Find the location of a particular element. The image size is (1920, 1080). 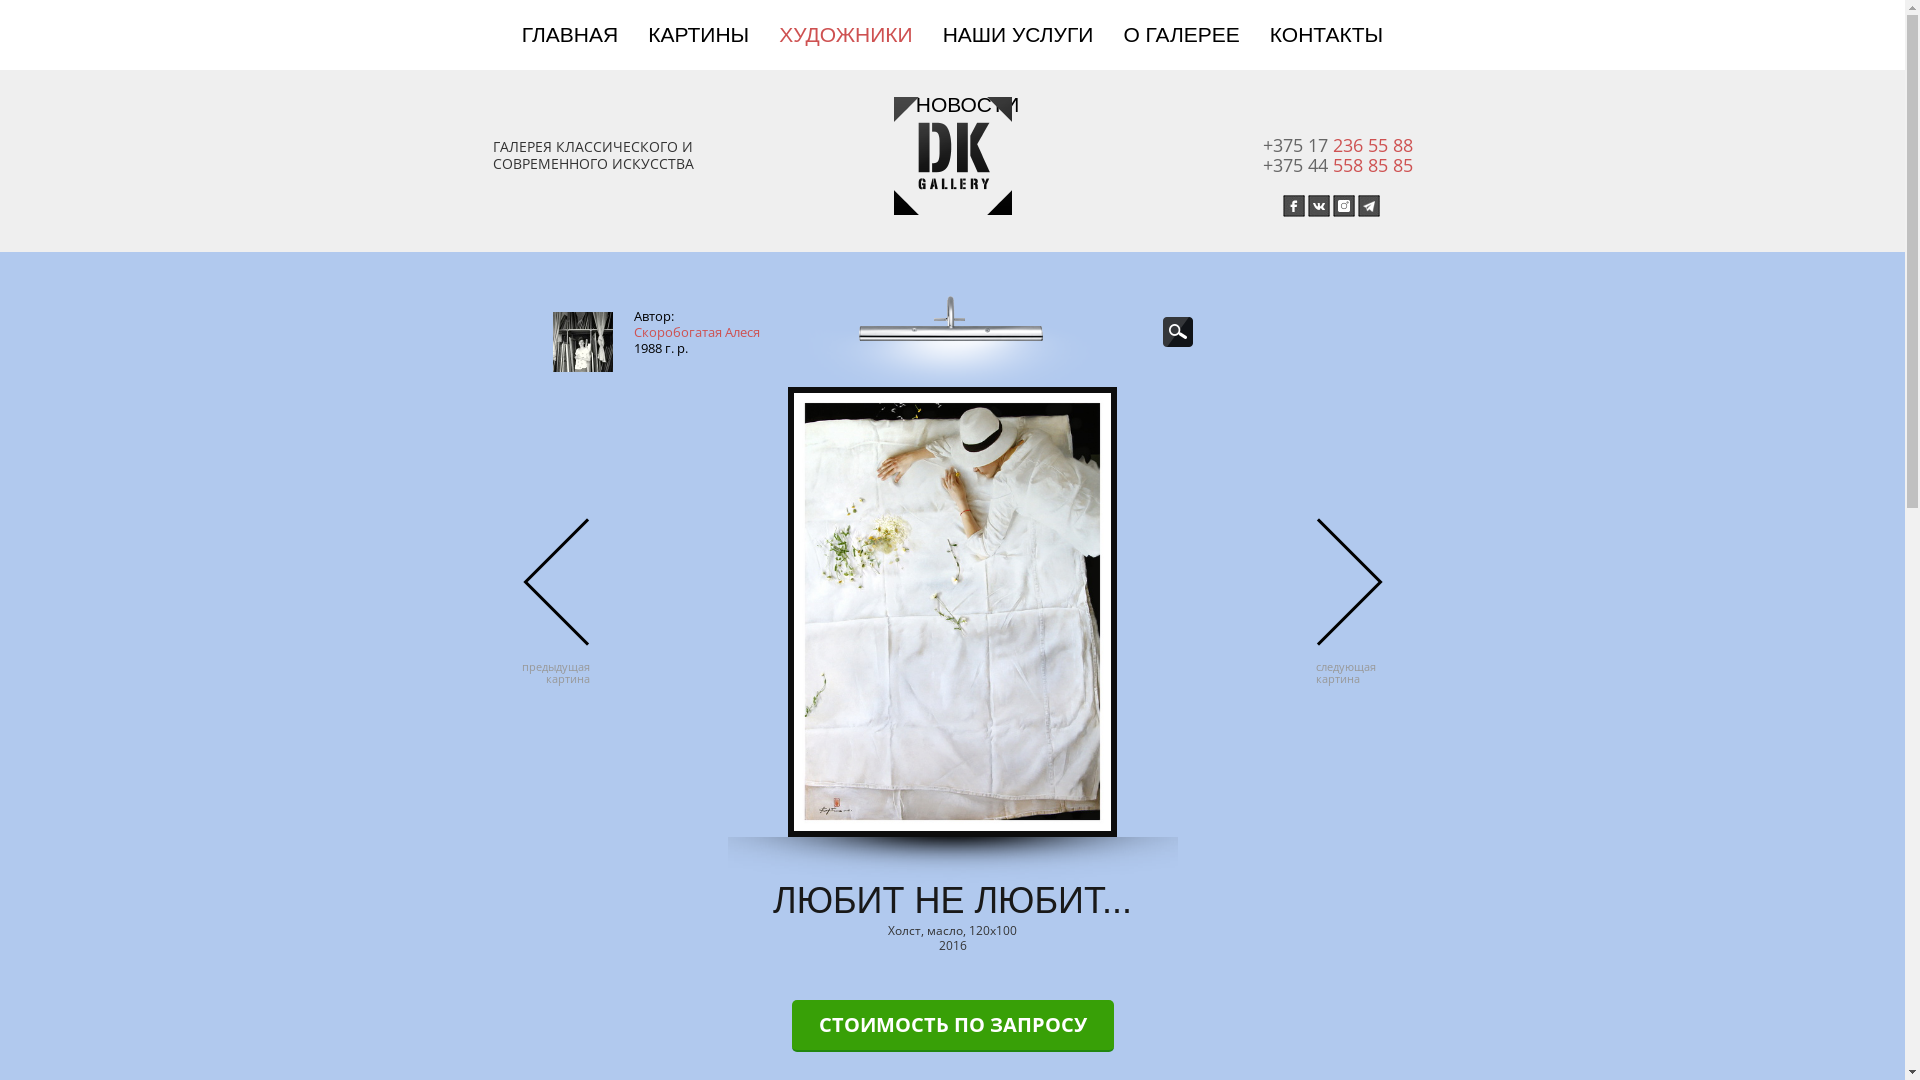

'+375 17 236 55 88' is located at coordinates (1337, 144).